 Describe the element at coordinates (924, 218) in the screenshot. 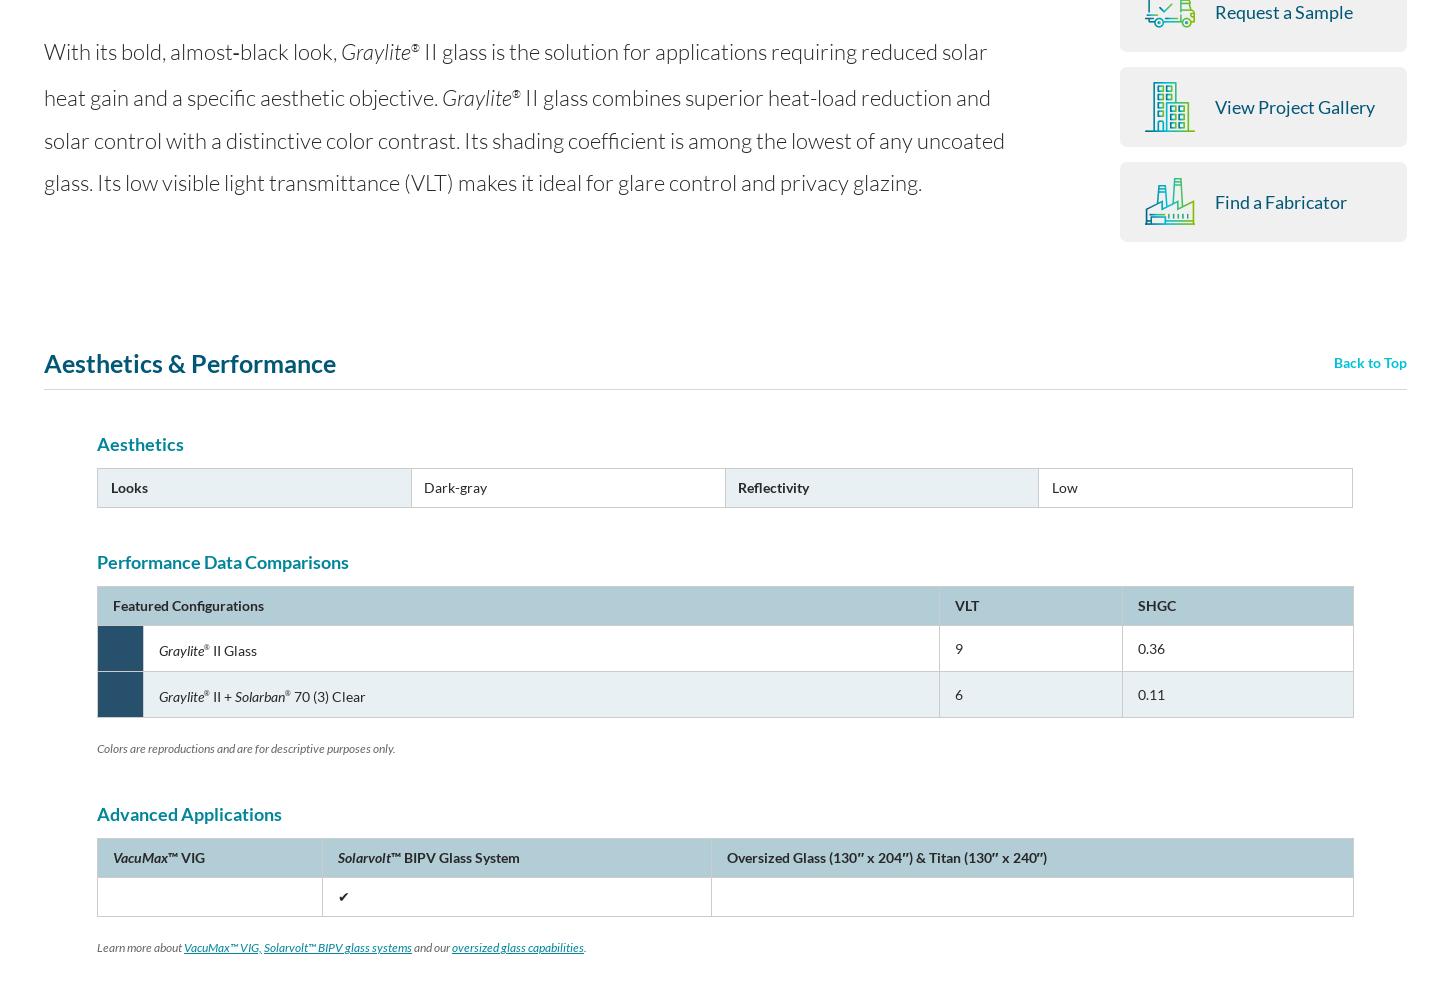

I see `'Includes'` at that location.